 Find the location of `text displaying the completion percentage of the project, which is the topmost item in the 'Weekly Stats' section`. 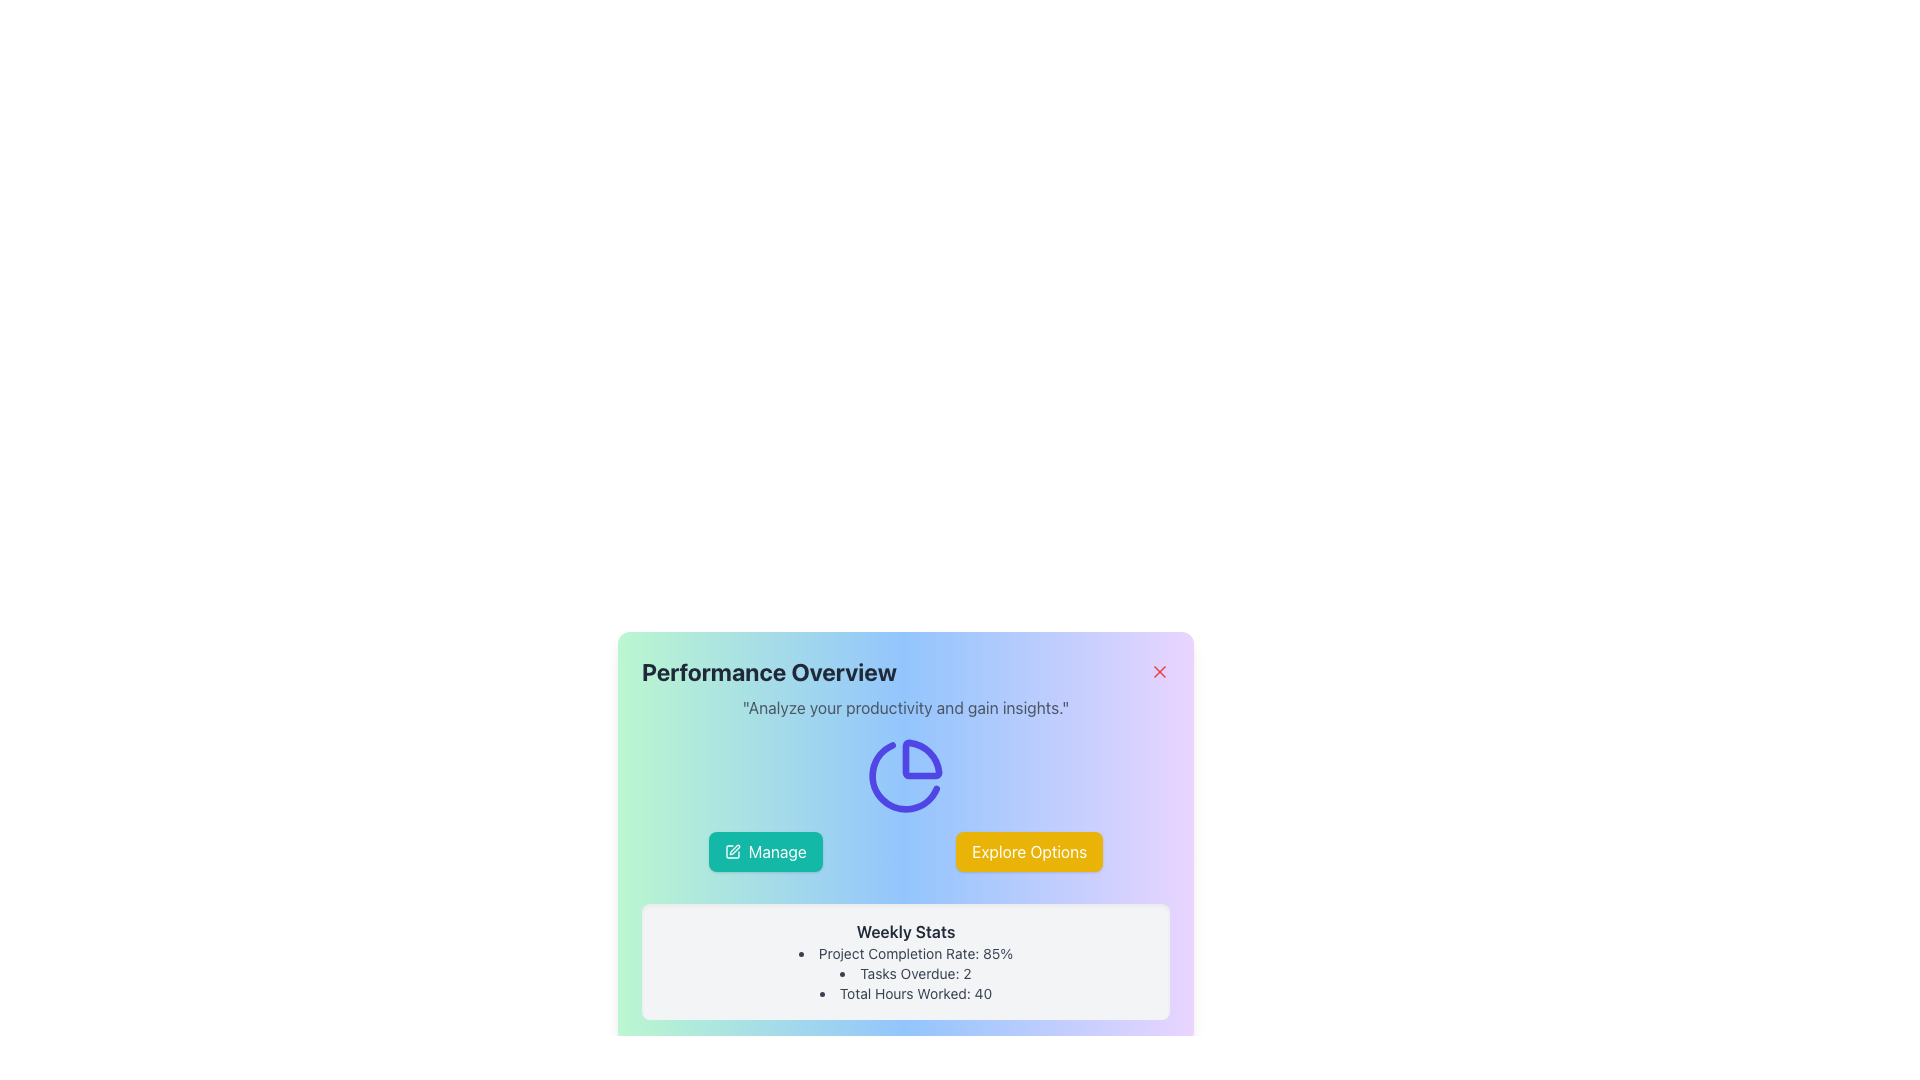

text displaying the completion percentage of the project, which is the topmost item in the 'Weekly Stats' section is located at coordinates (905, 952).